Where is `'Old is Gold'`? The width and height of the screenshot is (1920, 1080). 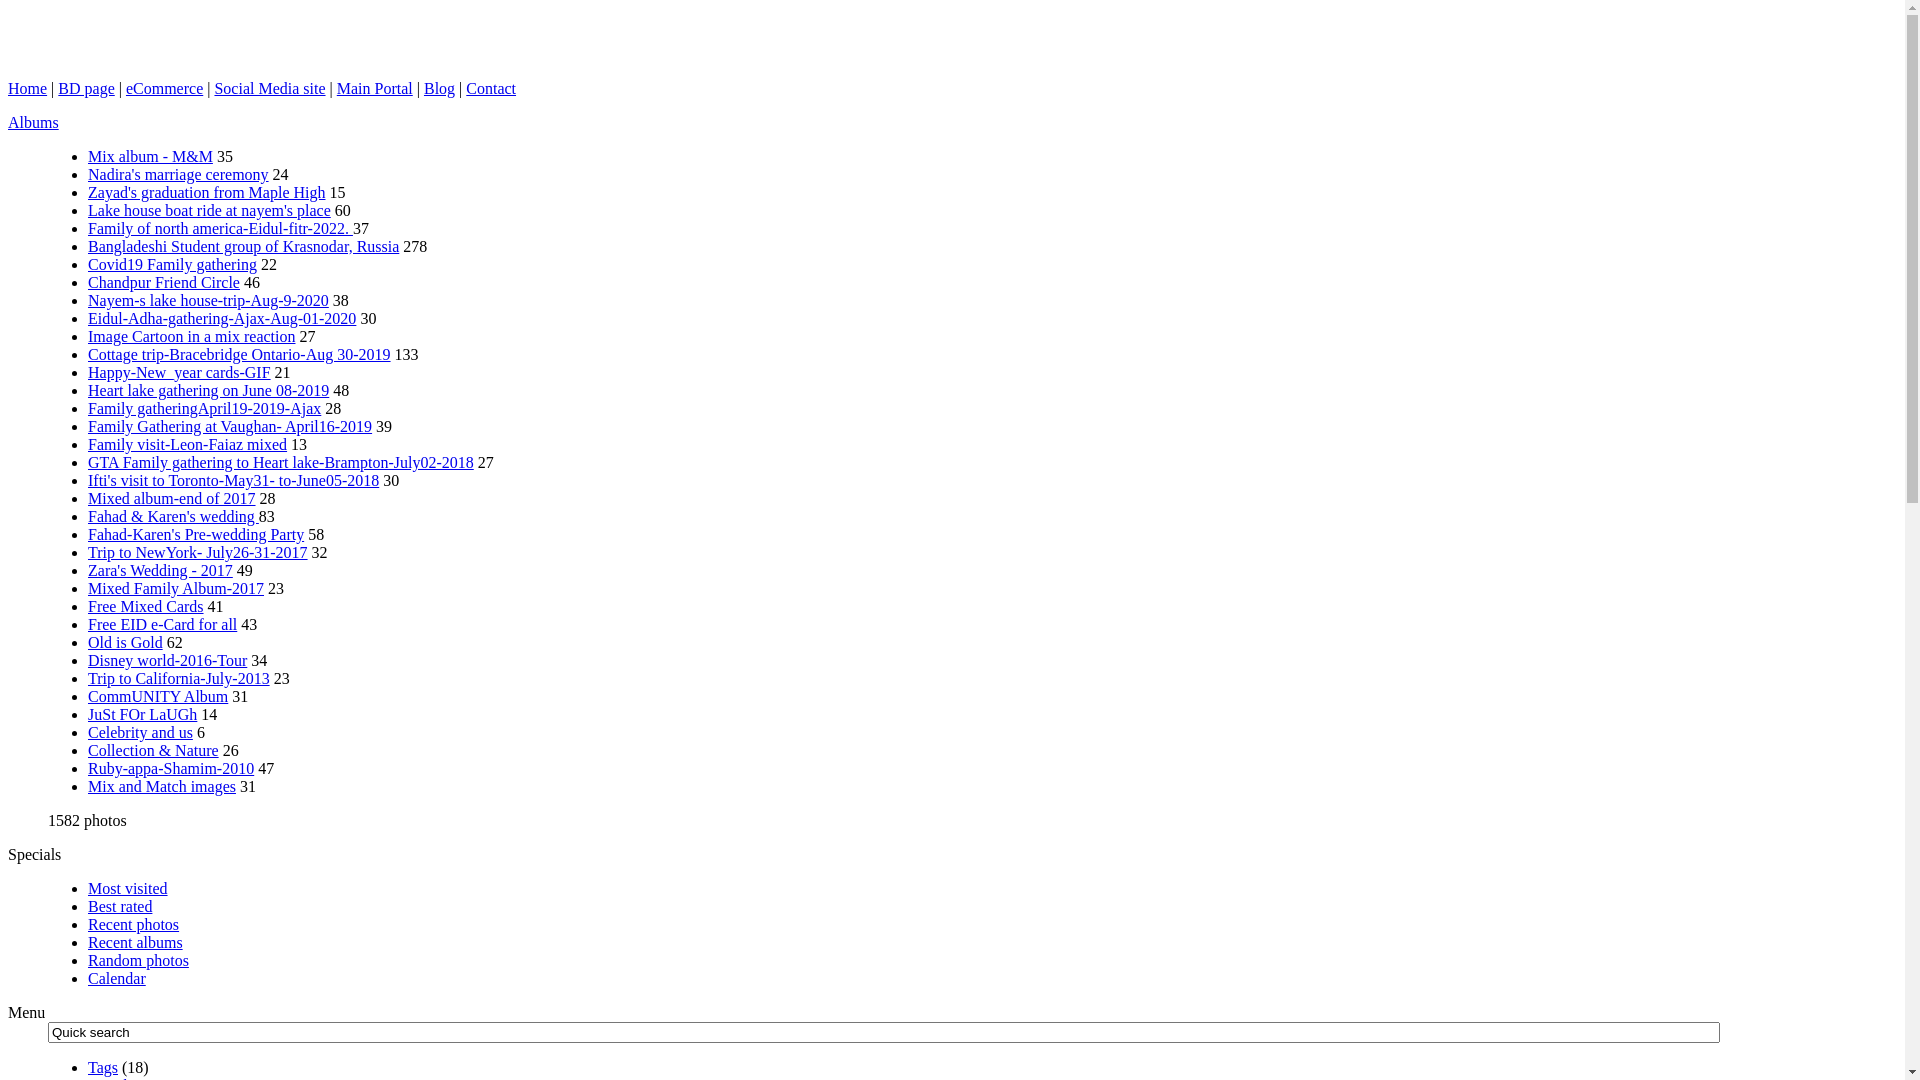 'Old is Gold' is located at coordinates (124, 642).